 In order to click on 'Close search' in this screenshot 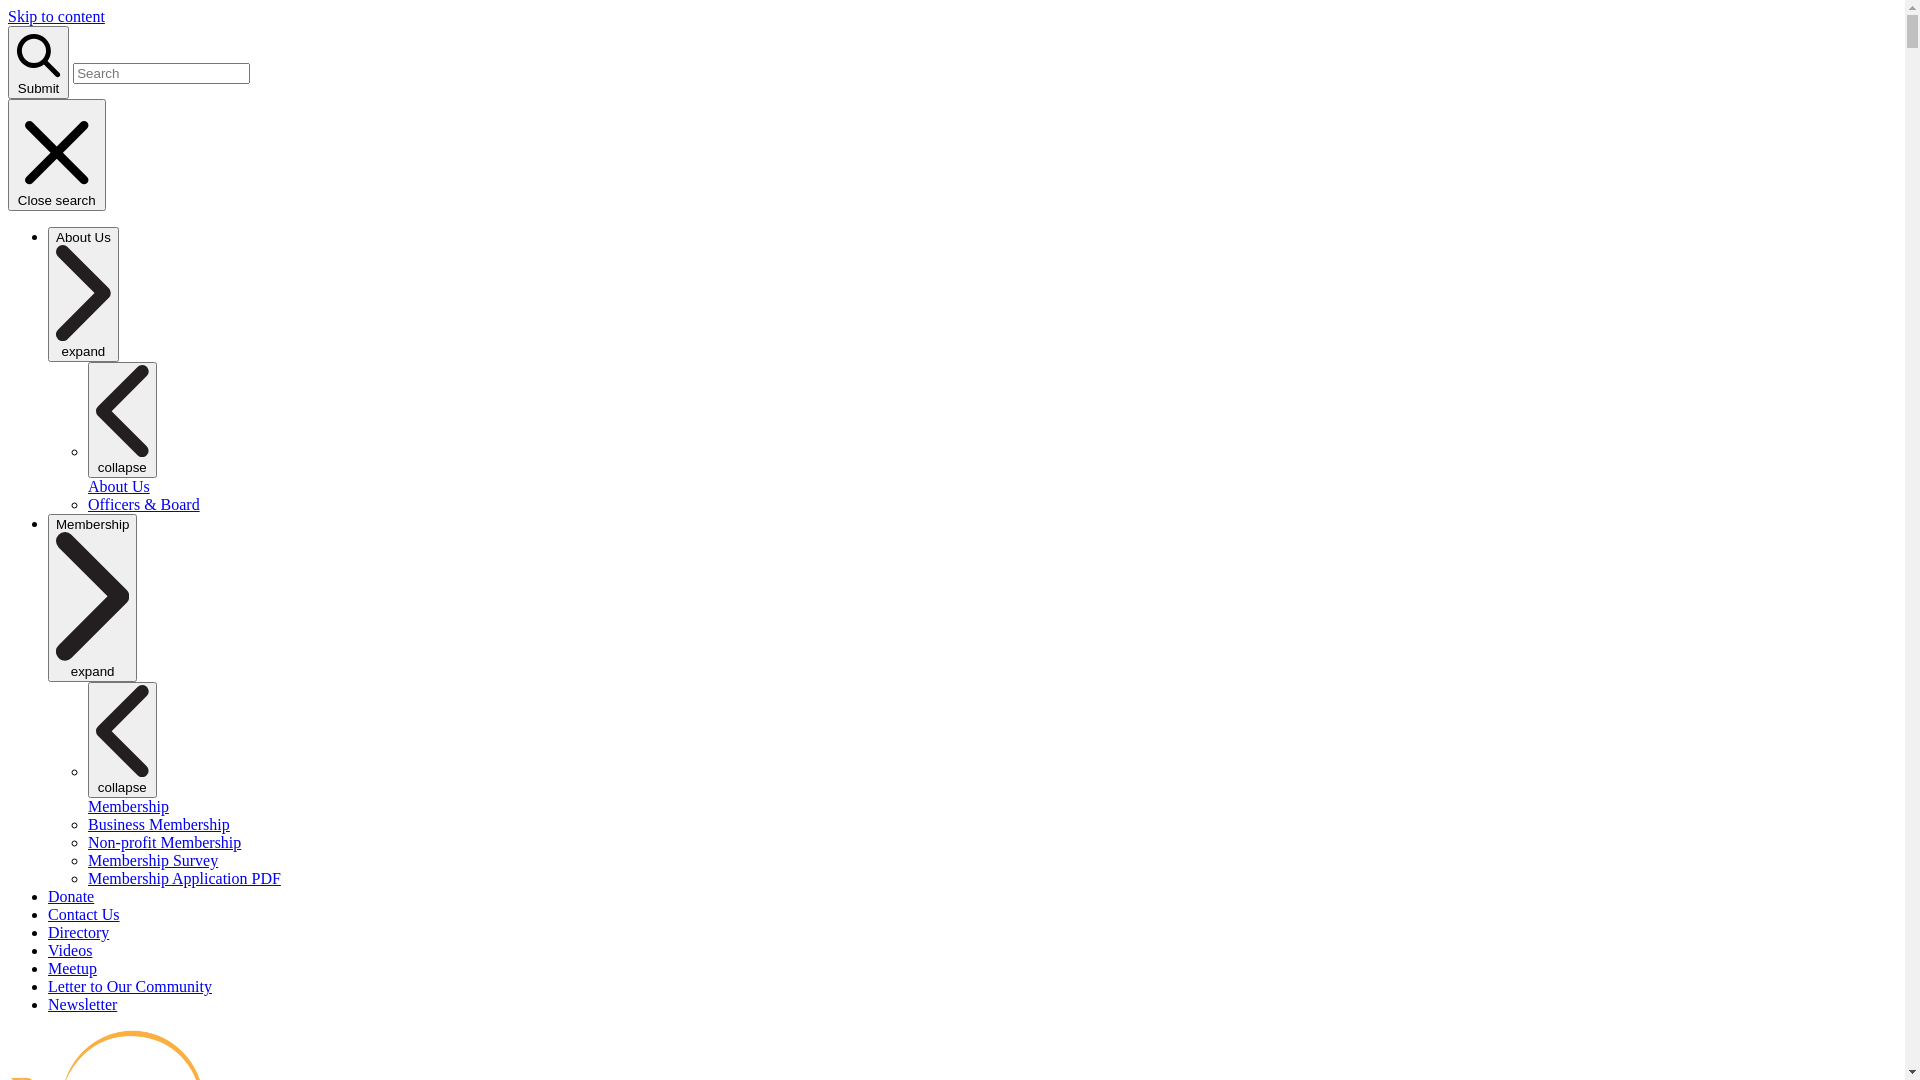, I will do `click(57, 153)`.